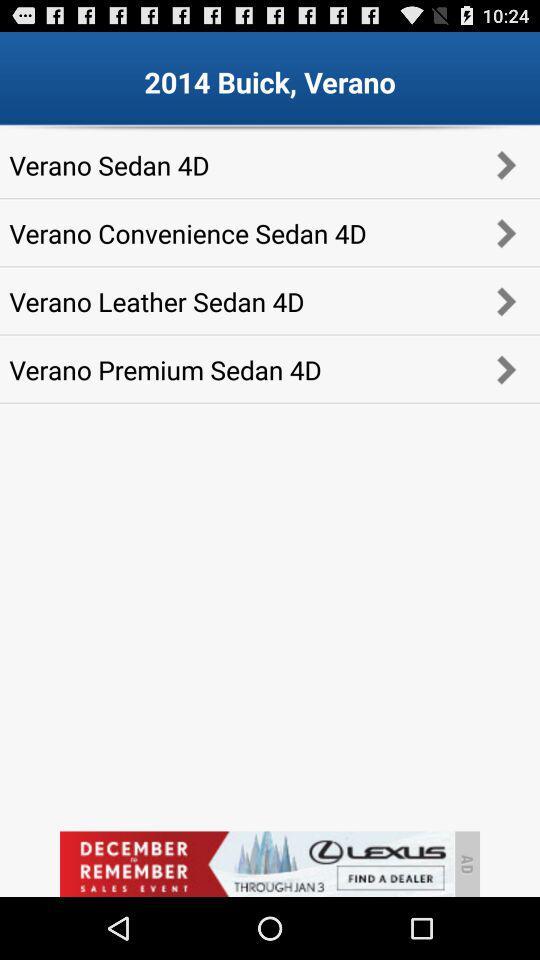 Image resolution: width=540 pixels, height=960 pixels. What do you see at coordinates (256, 863) in the screenshot?
I see `the icon below verano premium sedan app` at bounding box center [256, 863].